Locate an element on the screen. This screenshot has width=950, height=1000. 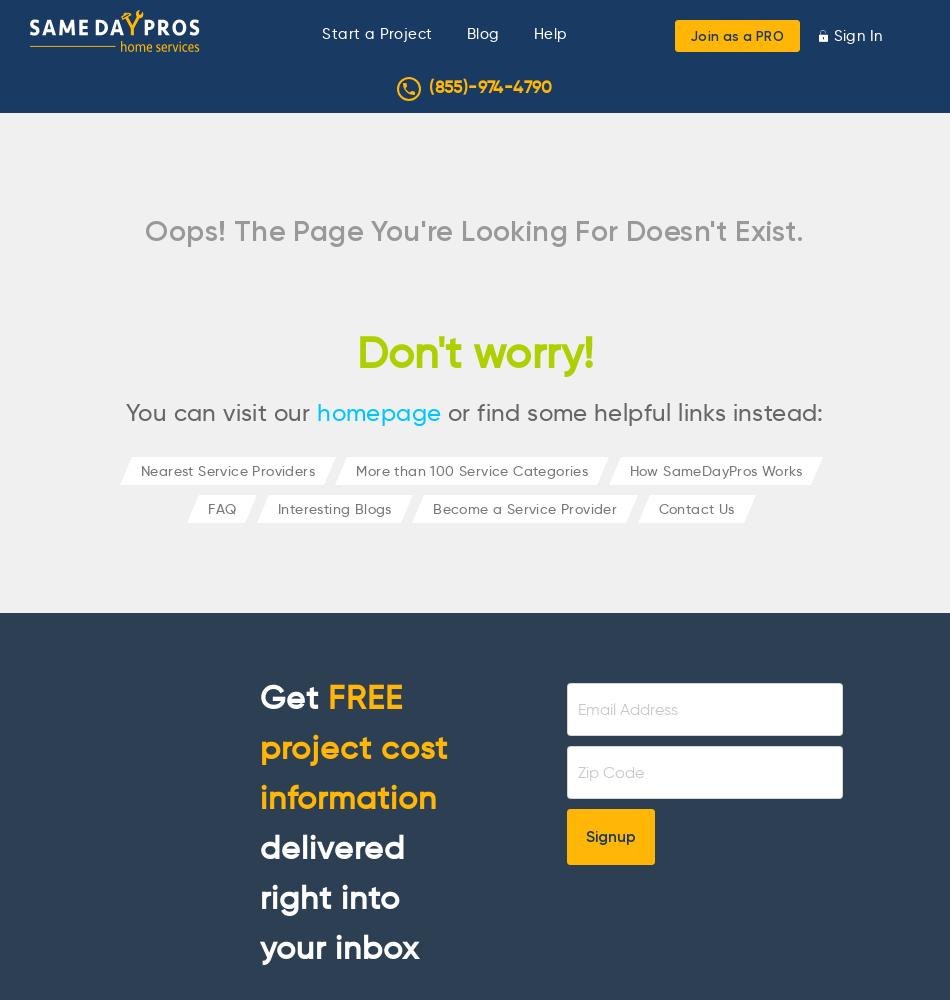
'Help' is located at coordinates (549, 34).